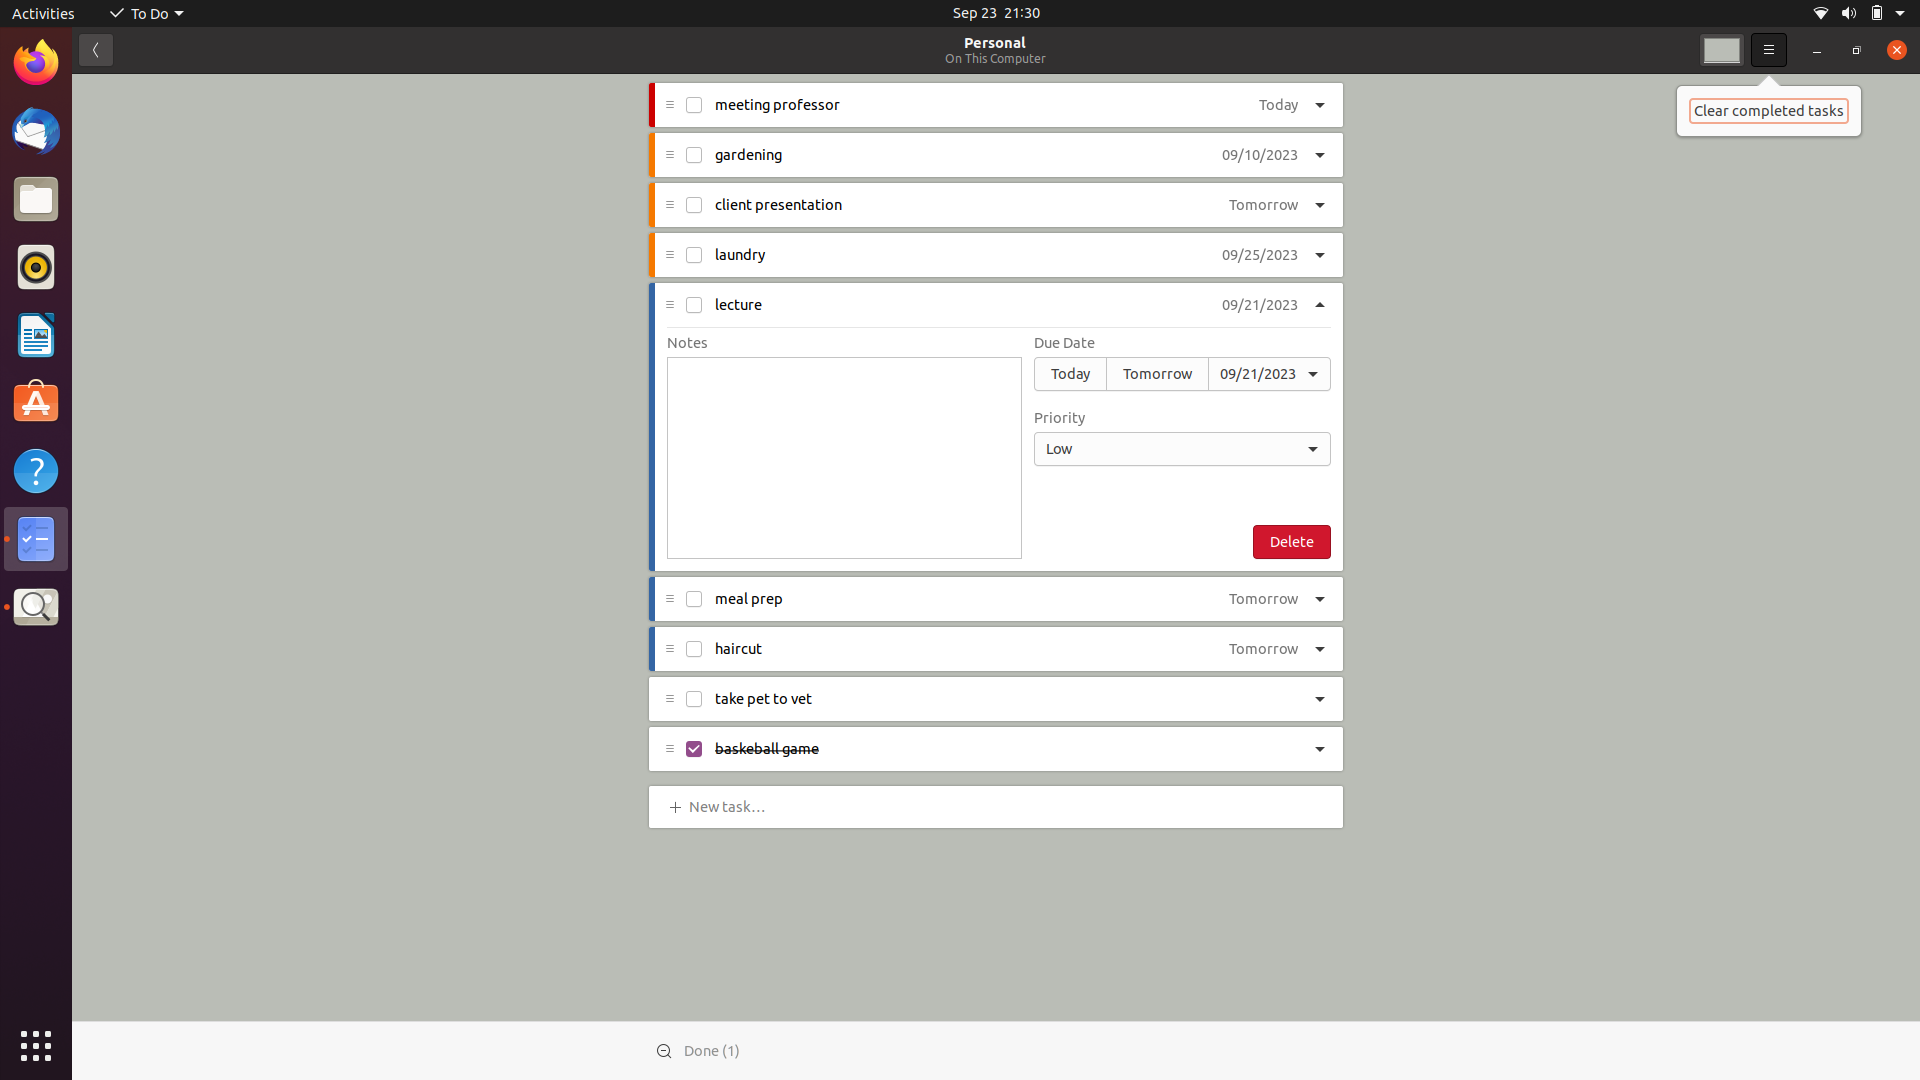 The image size is (1920, 1080). Describe the element at coordinates (695, 107) in the screenshot. I see `Mark "meeting professor" as completed` at that location.